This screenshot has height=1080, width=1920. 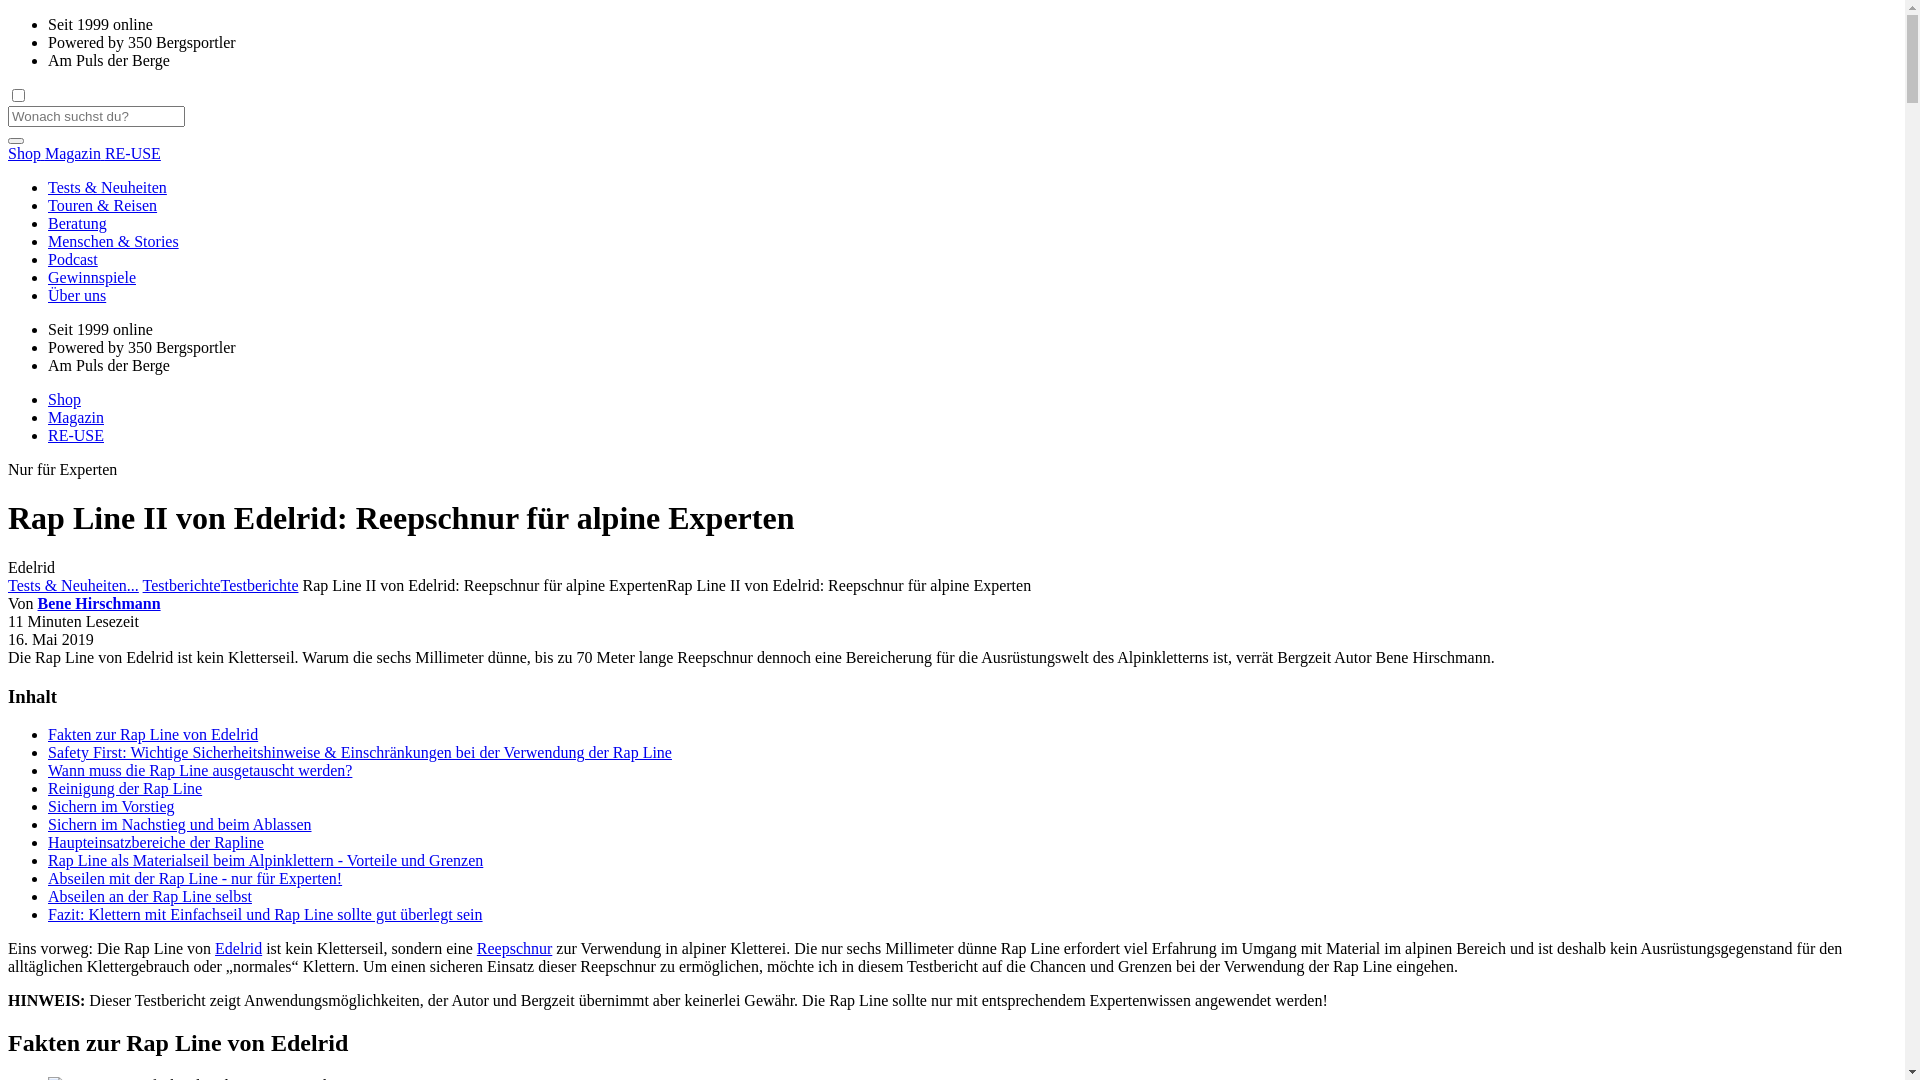 What do you see at coordinates (155, 842) in the screenshot?
I see `'Haupteinsatzbereiche der Rapline'` at bounding box center [155, 842].